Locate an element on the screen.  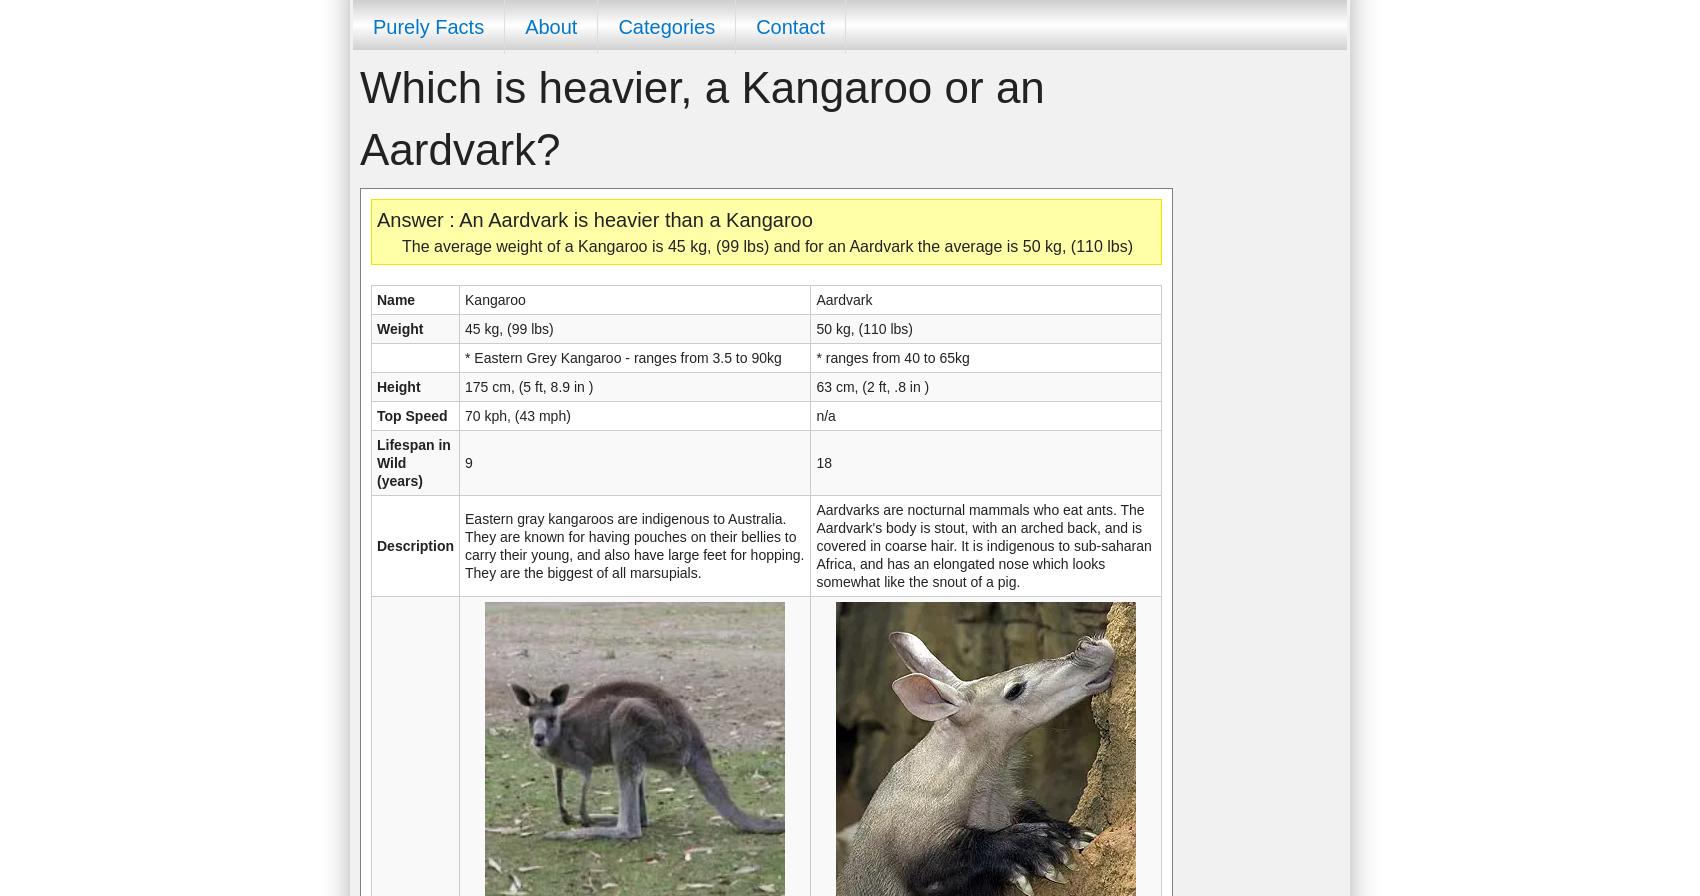
'Aardvark' is located at coordinates (843, 299).